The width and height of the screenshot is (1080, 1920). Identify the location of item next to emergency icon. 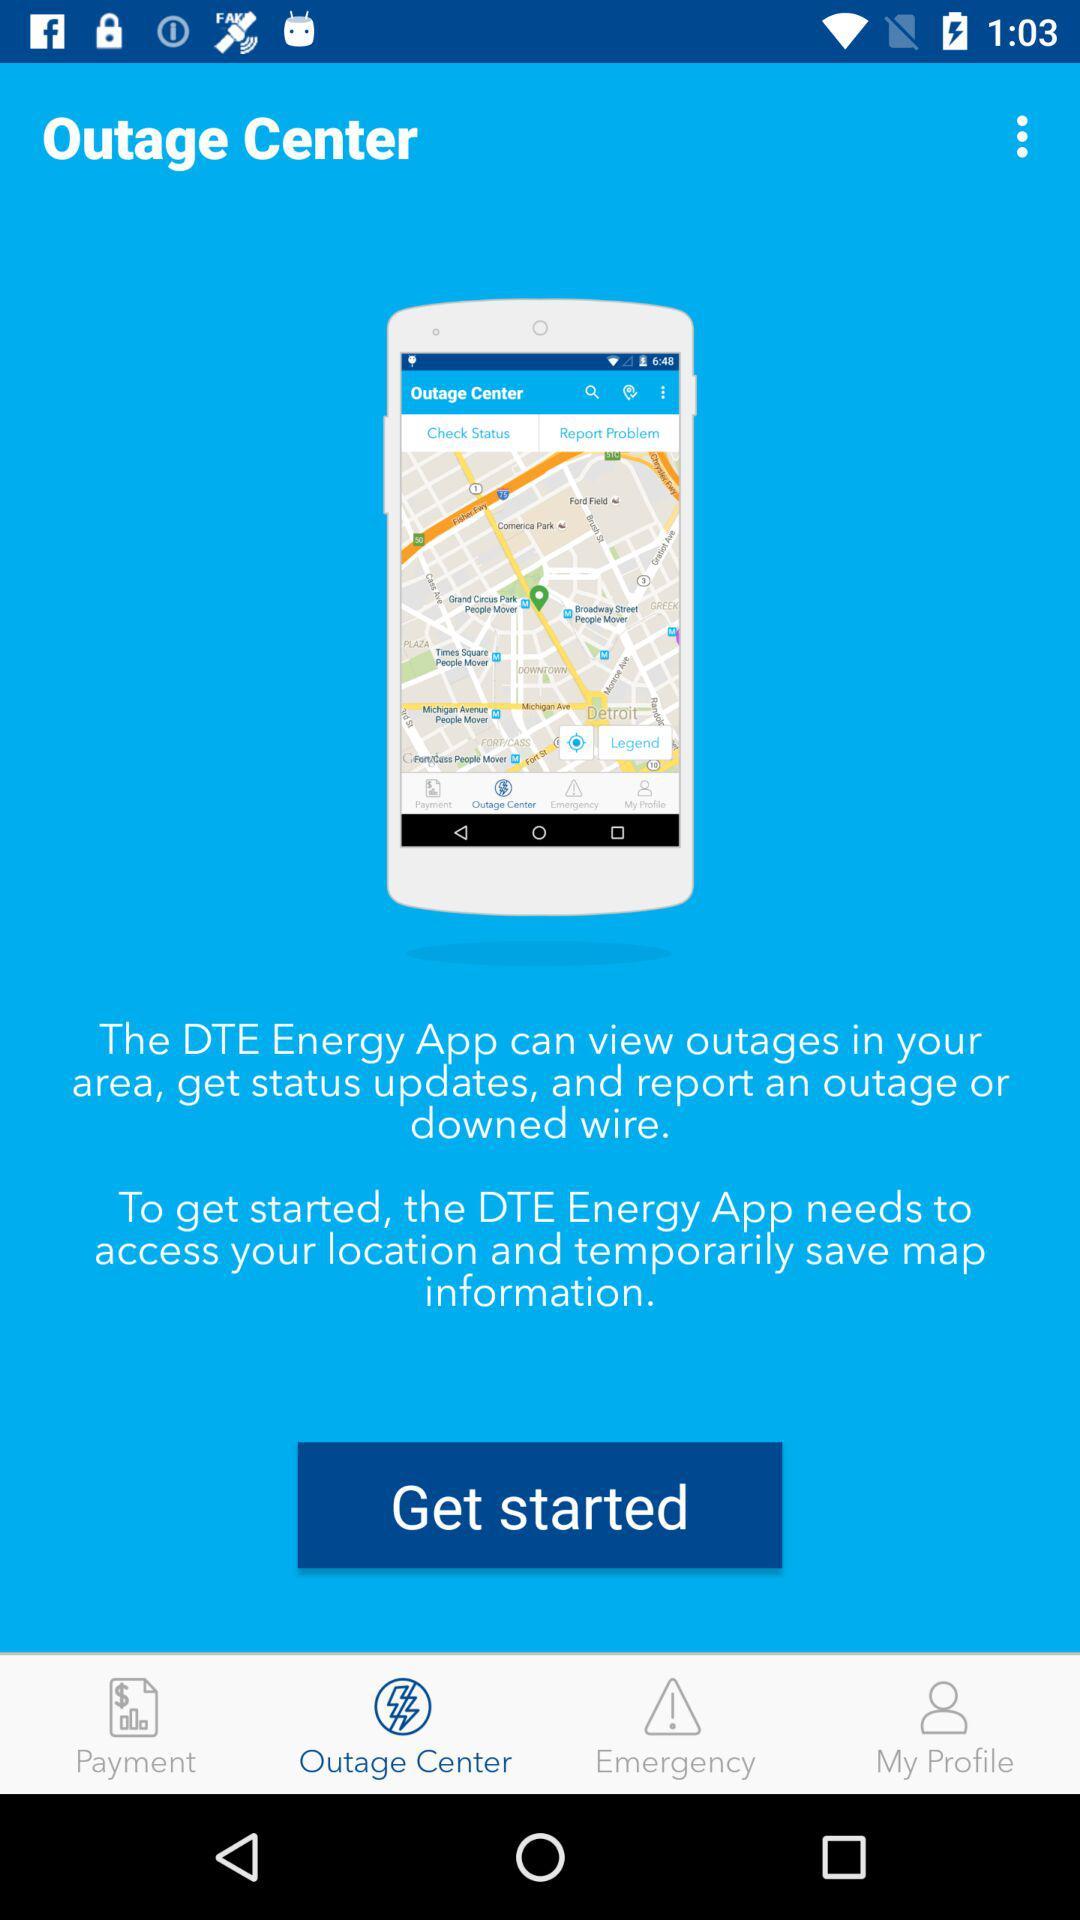
(945, 1723).